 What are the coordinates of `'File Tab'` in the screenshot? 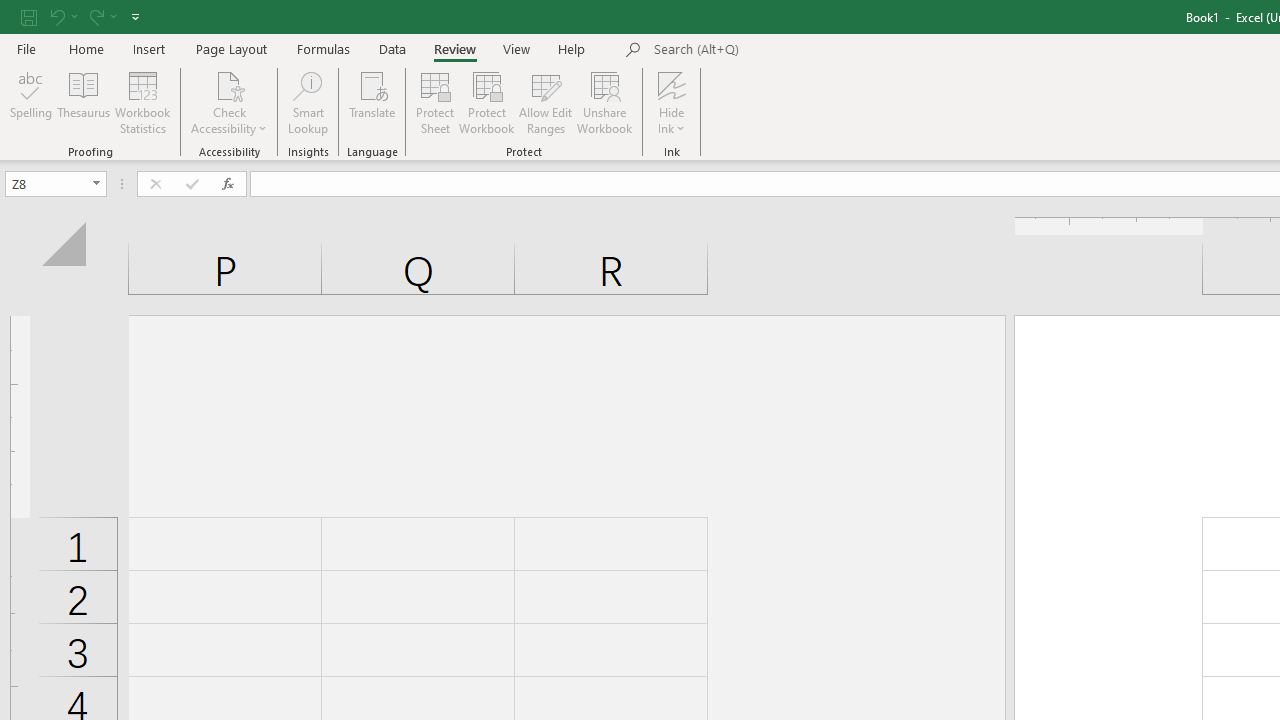 It's located at (26, 47).